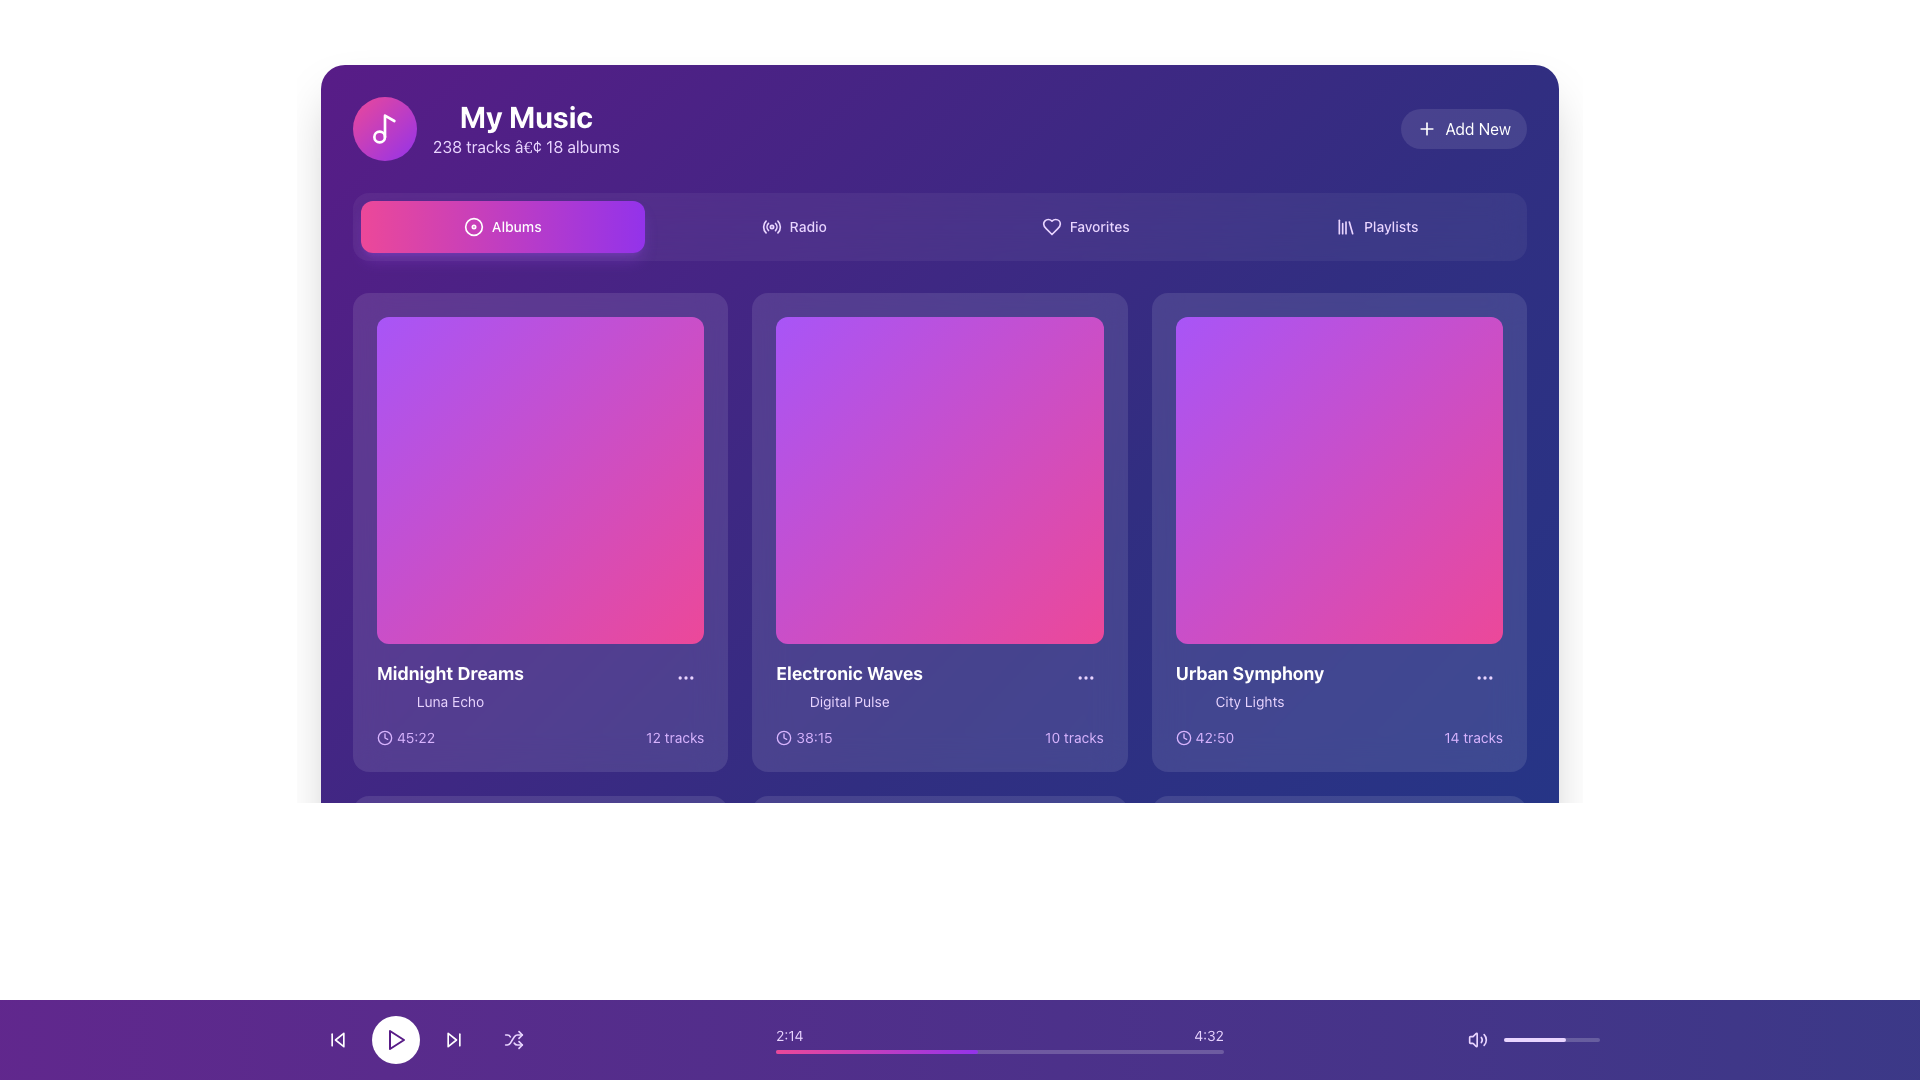  I want to click on text label displaying 'Digital Pulse', which is positioned below the title 'Electronic Waves' in a light purple font within the central card, so click(849, 701).